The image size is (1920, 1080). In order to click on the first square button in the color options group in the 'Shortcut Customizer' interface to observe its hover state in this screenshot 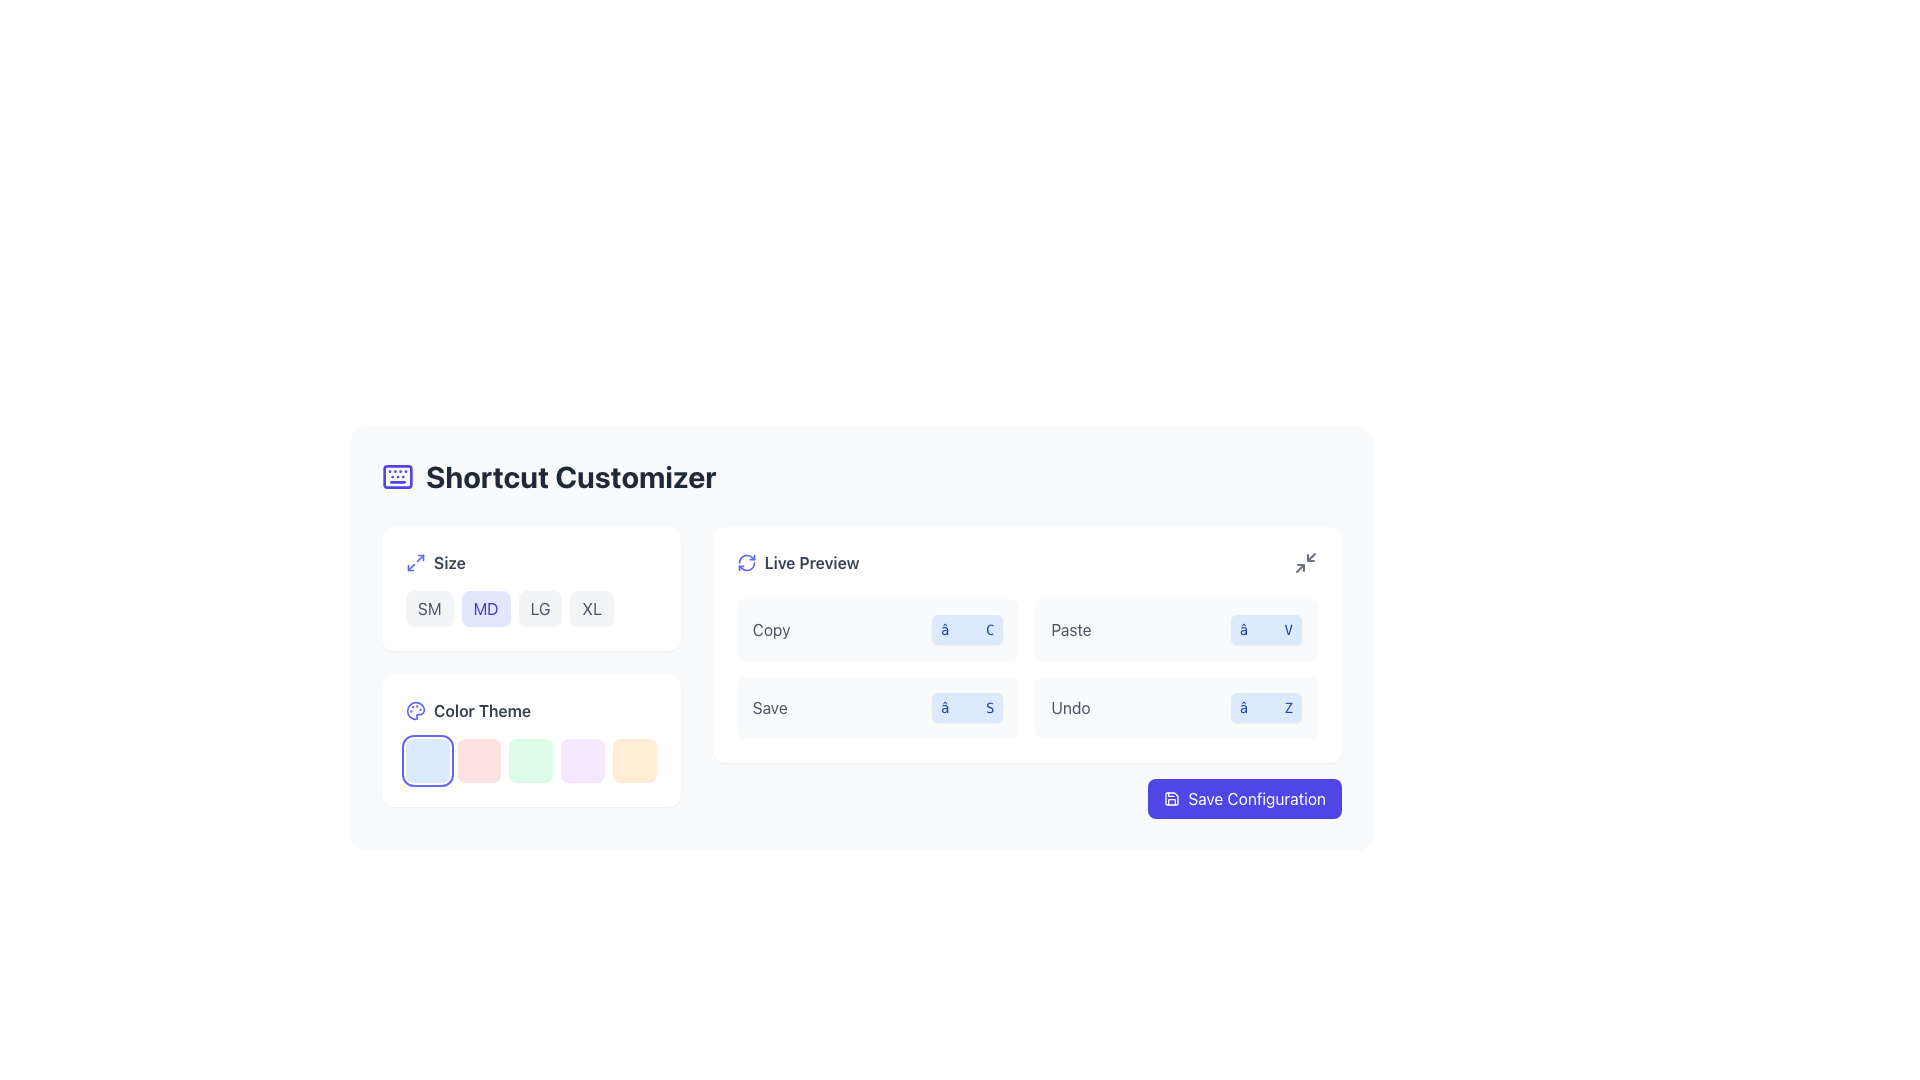, I will do `click(426, 760)`.